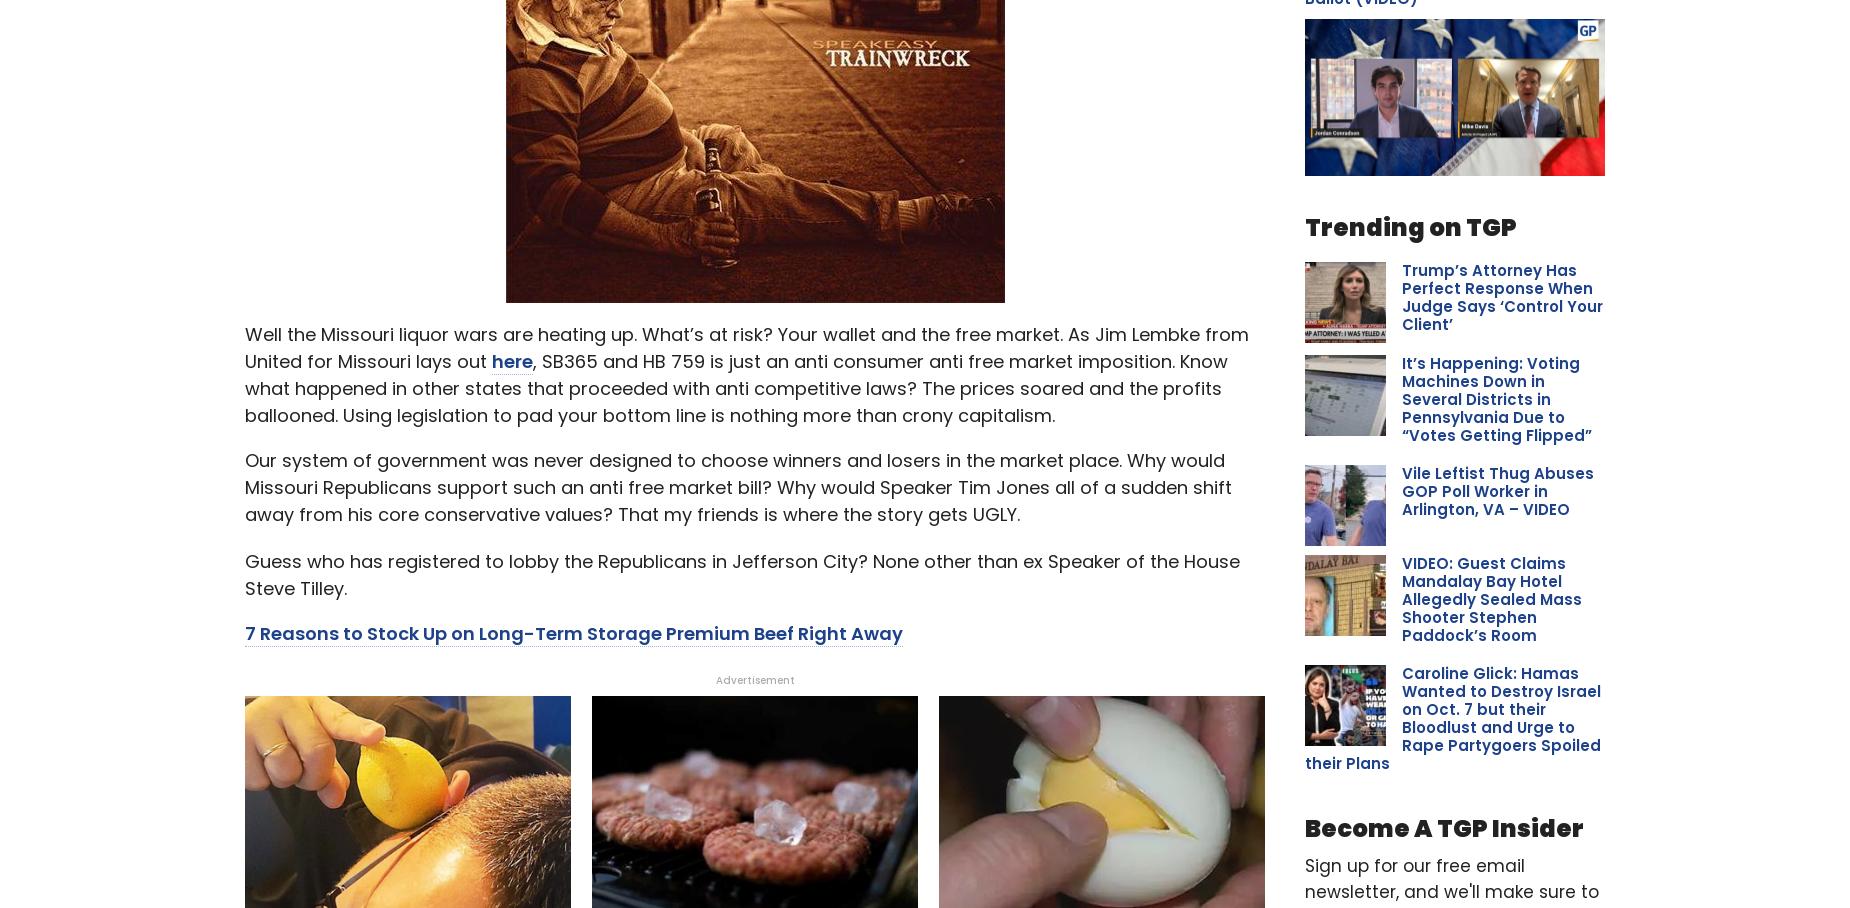 This screenshot has width=1850, height=908. I want to click on 'Children With 'White Lung' Symptoms Flood Chinese Hospitals; Concer...', so click(1382, 724).